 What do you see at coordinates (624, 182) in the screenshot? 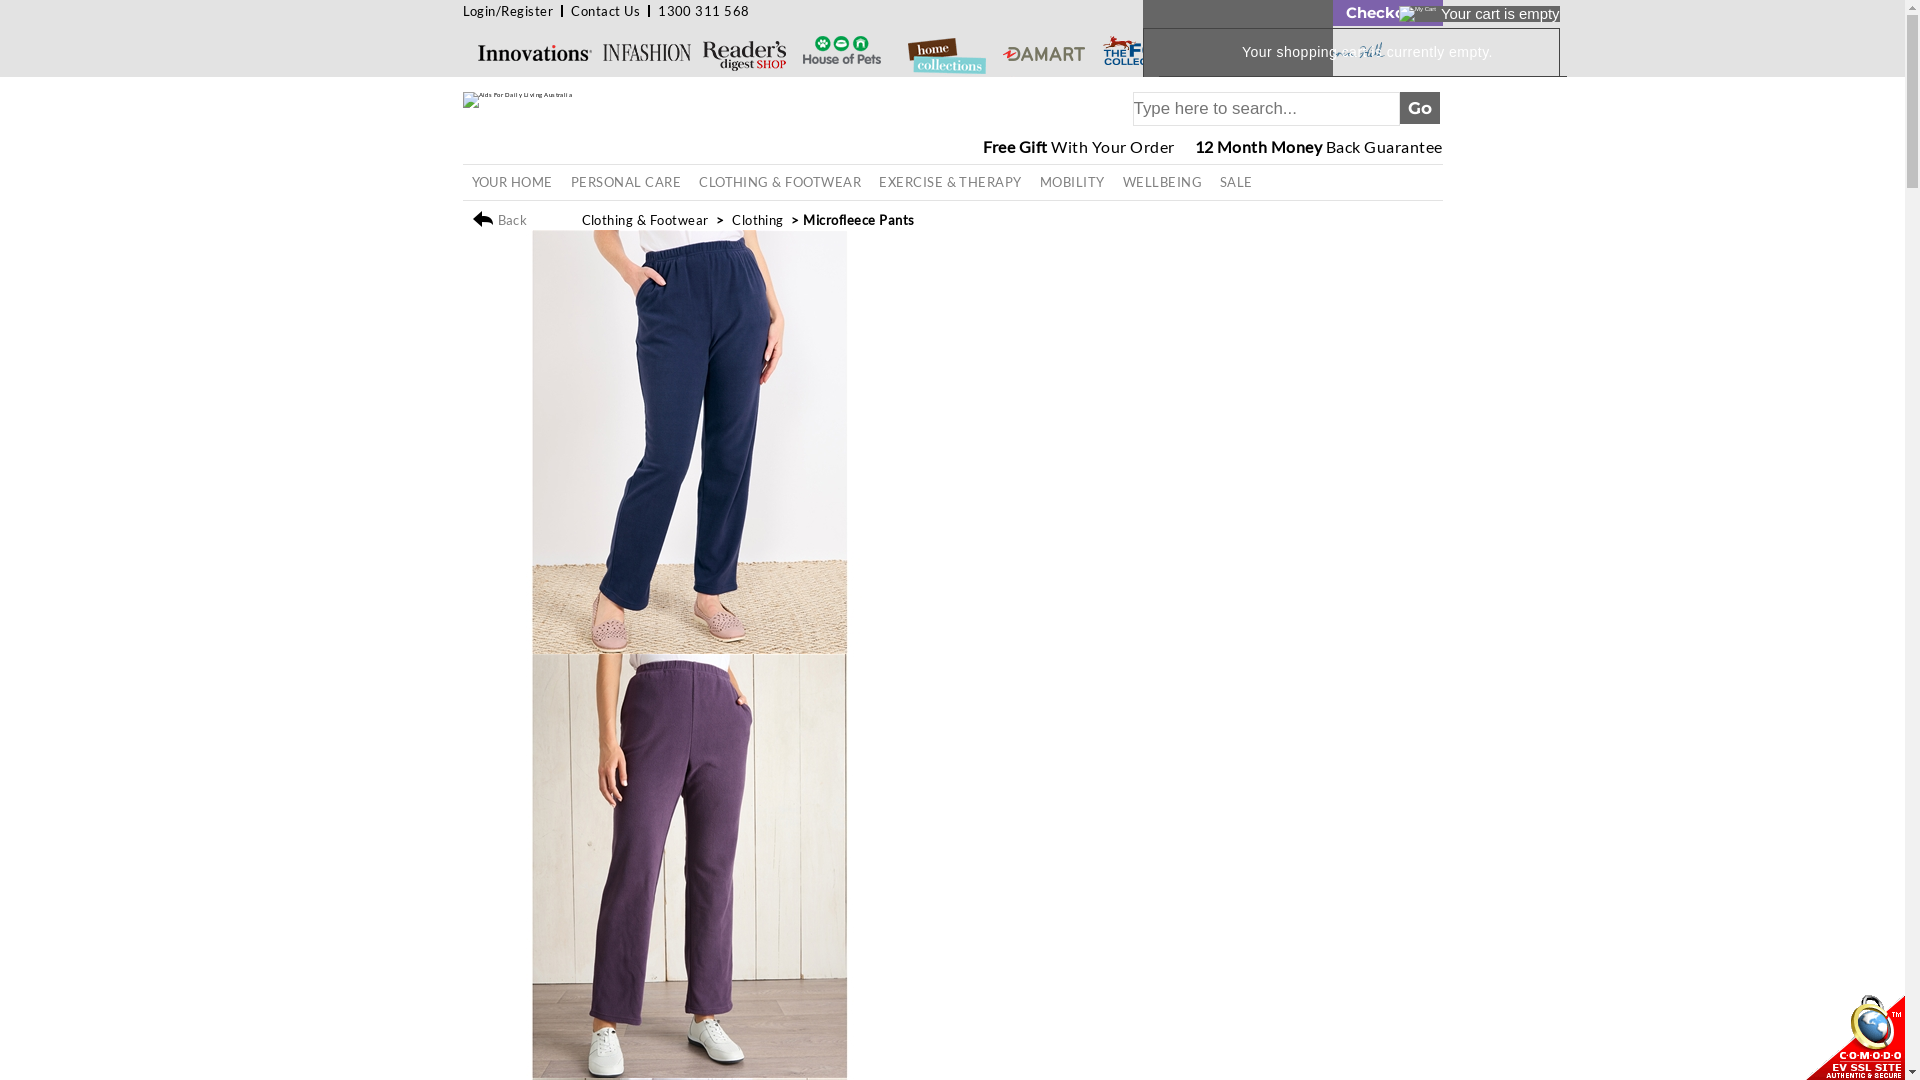
I see `'PERSONAL CARE'` at bounding box center [624, 182].